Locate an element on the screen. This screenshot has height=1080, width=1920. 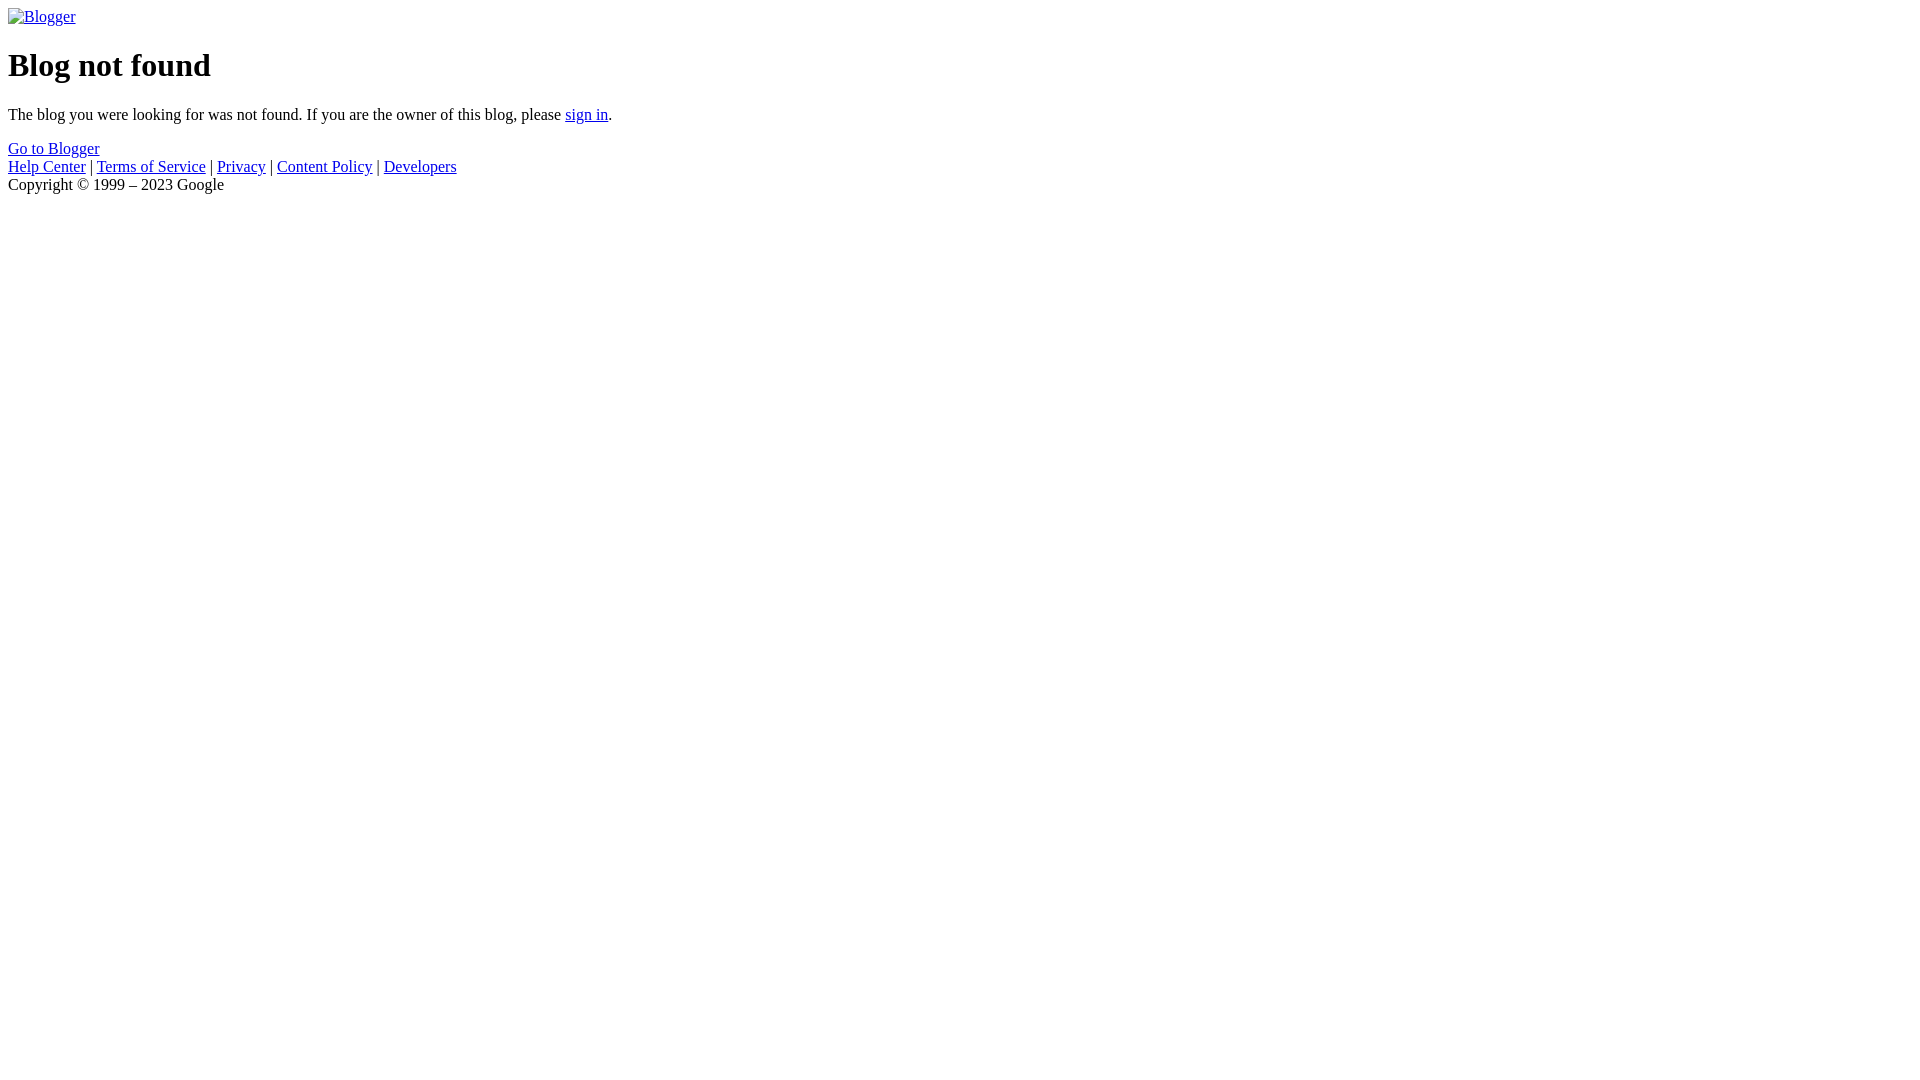
'sign in' is located at coordinates (585, 114).